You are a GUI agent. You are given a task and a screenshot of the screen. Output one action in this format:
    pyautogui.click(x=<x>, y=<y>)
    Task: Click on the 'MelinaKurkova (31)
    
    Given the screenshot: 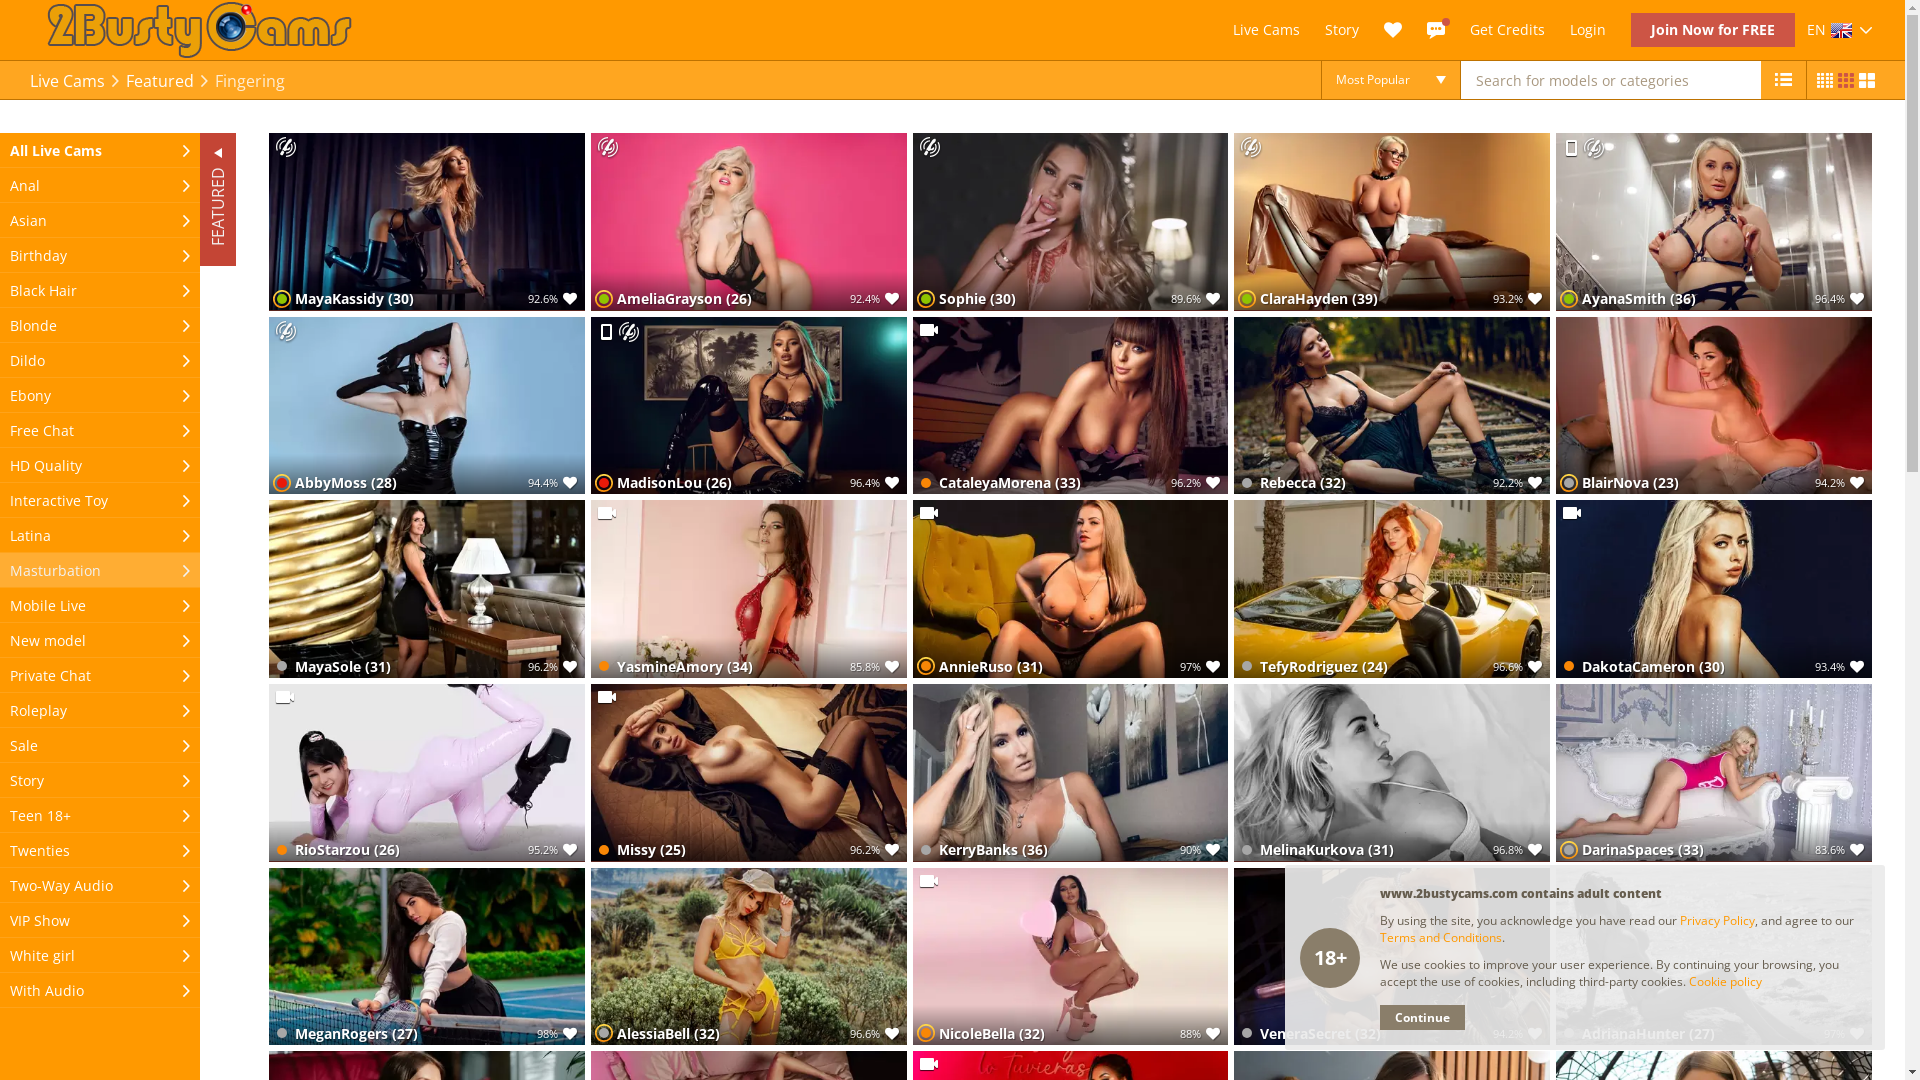 What is the action you would take?
    pyautogui.click(x=1391, y=771)
    